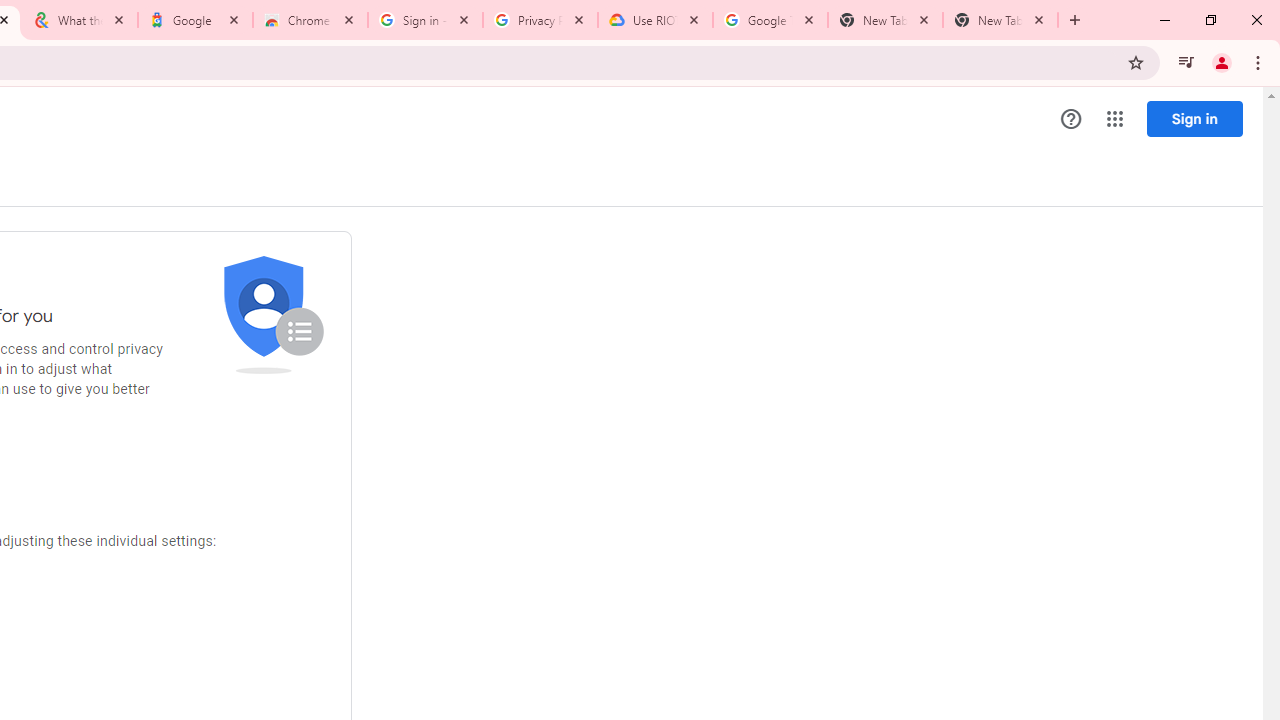 Image resolution: width=1280 pixels, height=720 pixels. I want to click on 'New Tab', so click(1000, 20).